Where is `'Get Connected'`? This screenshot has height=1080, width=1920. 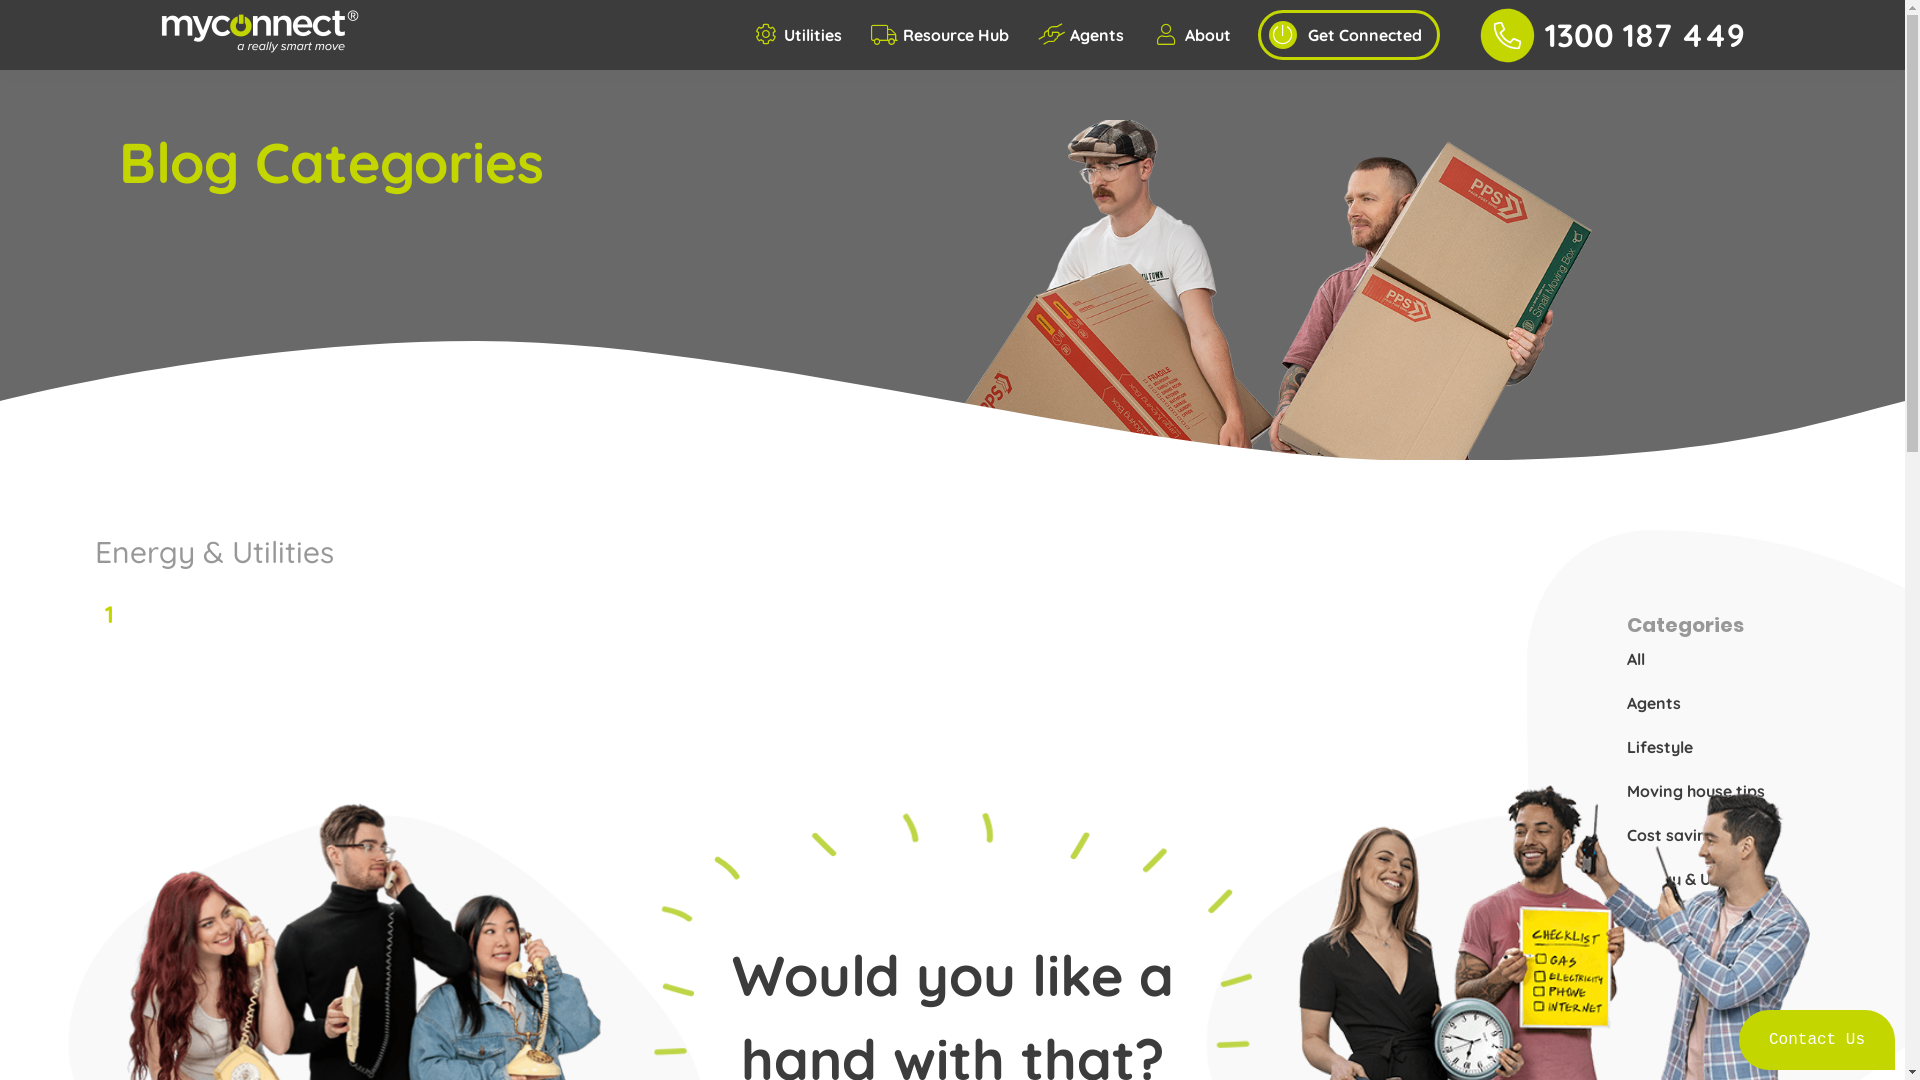 'Get Connected' is located at coordinates (1348, 34).